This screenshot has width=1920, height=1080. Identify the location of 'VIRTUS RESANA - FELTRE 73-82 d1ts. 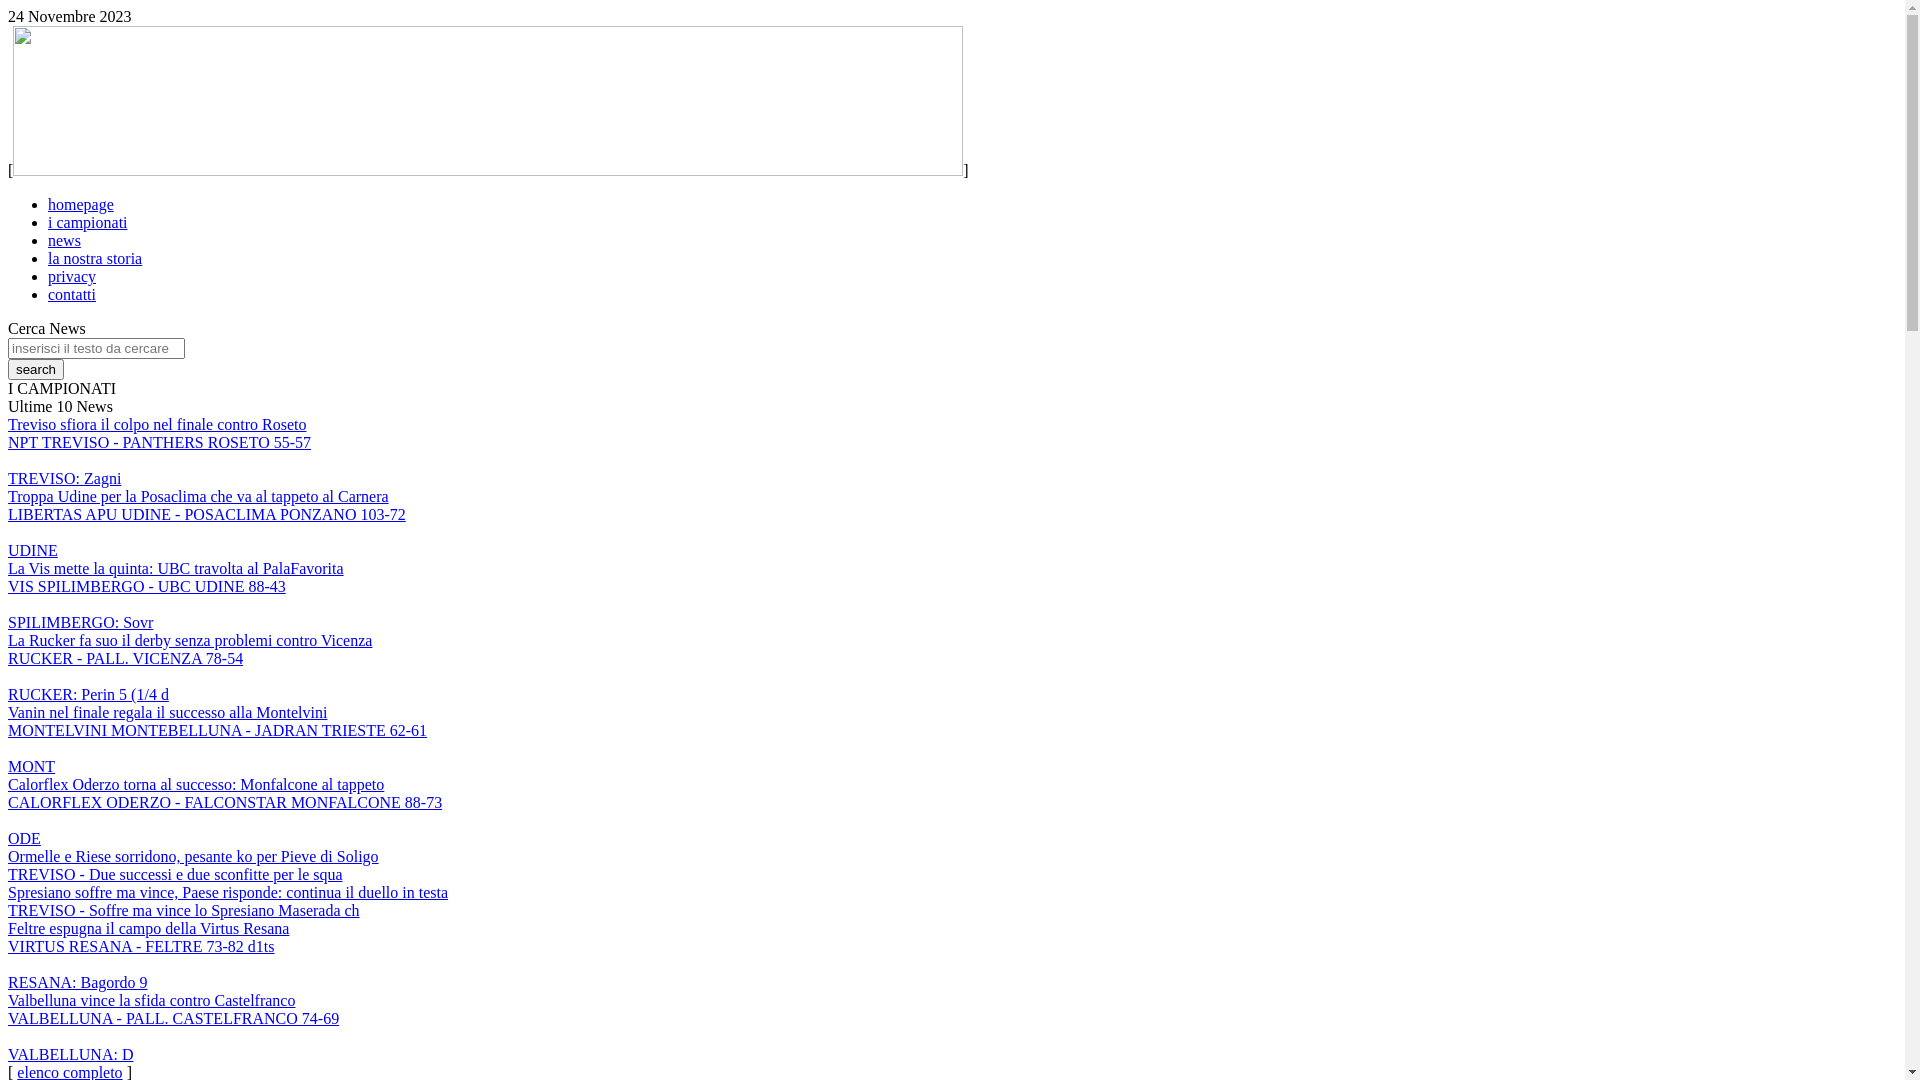
(139, 963).